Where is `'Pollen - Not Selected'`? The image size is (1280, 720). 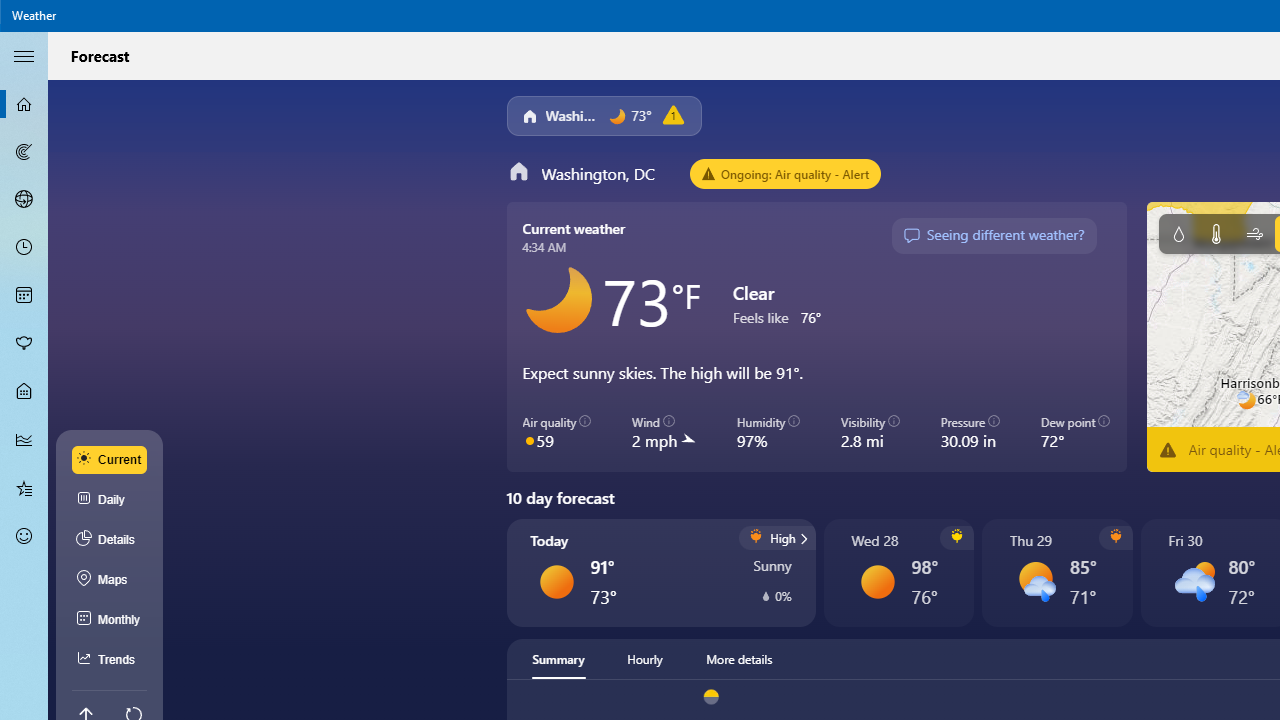 'Pollen - Not Selected' is located at coordinates (24, 342).